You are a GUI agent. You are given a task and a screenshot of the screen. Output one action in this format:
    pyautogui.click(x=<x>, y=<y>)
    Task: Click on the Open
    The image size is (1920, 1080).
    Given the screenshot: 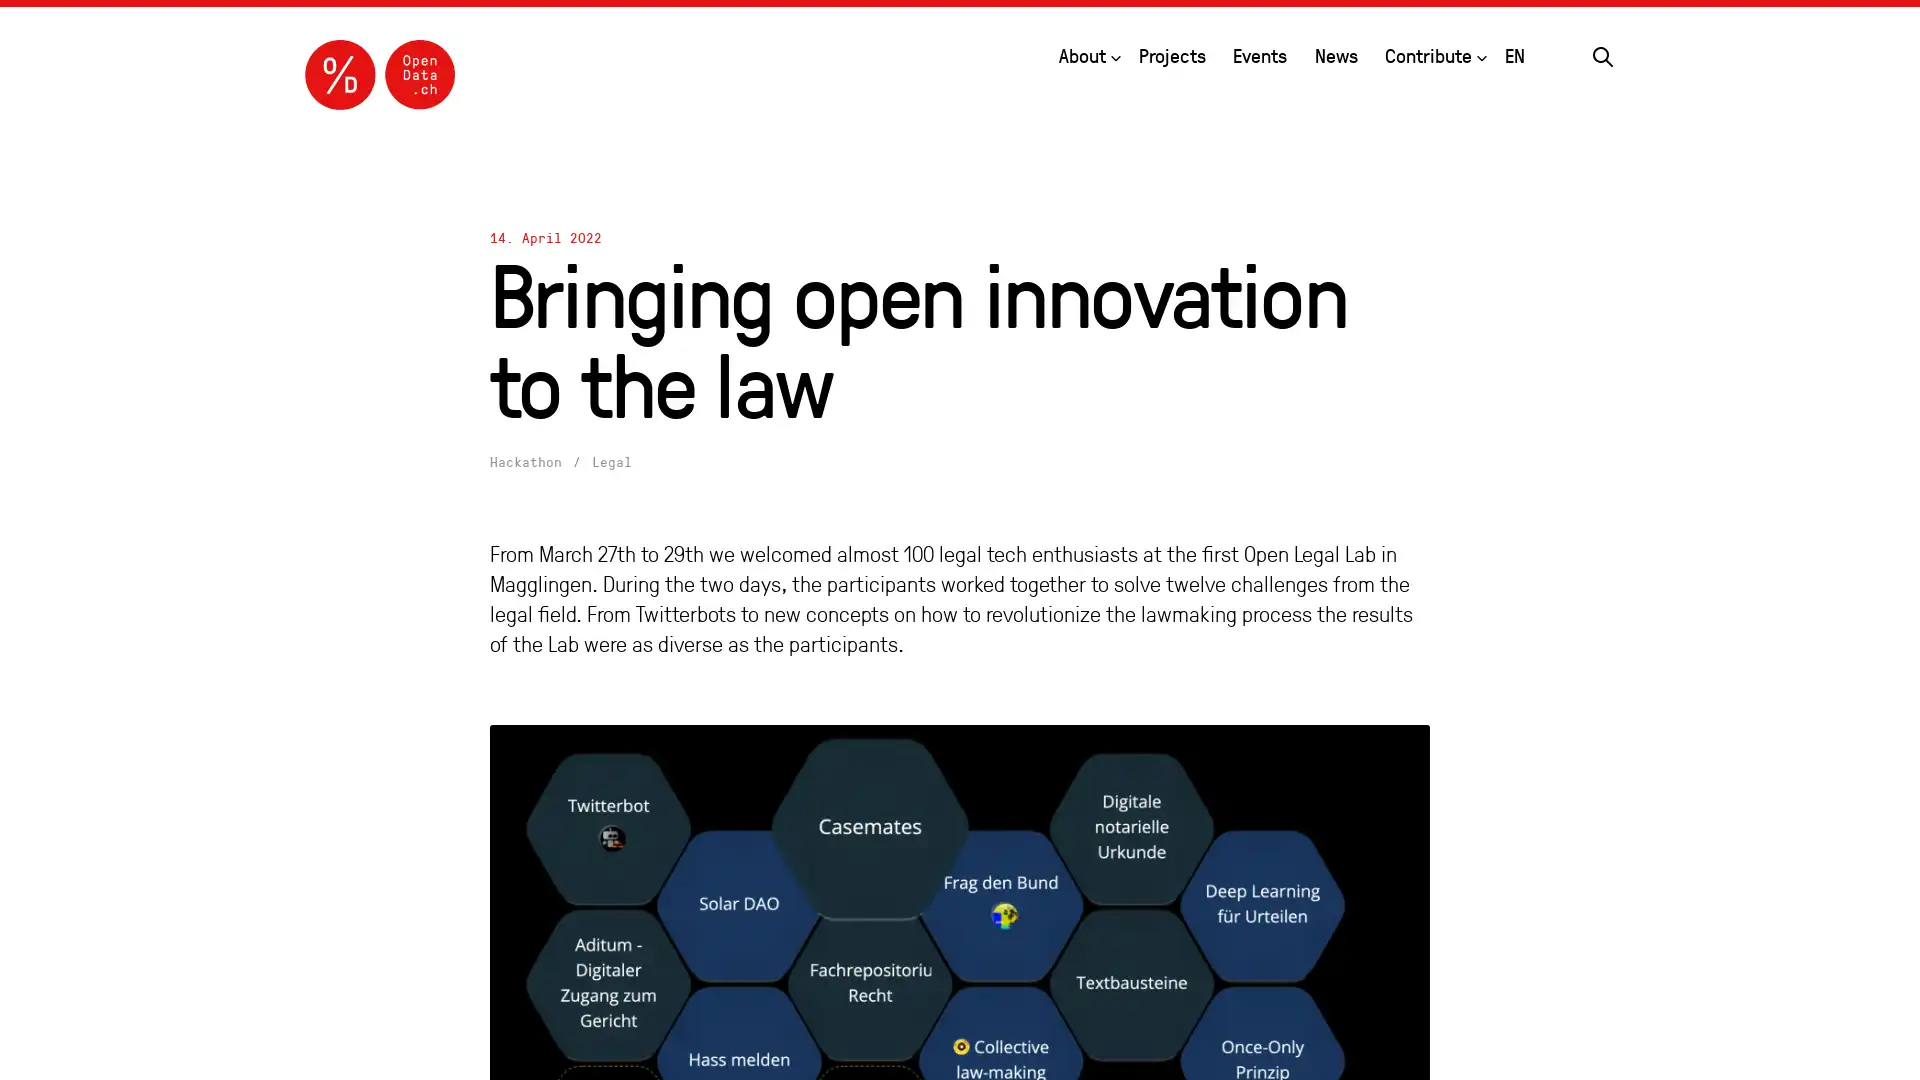 What is the action you would take?
    pyautogui.click(x=1113, y=53)
    